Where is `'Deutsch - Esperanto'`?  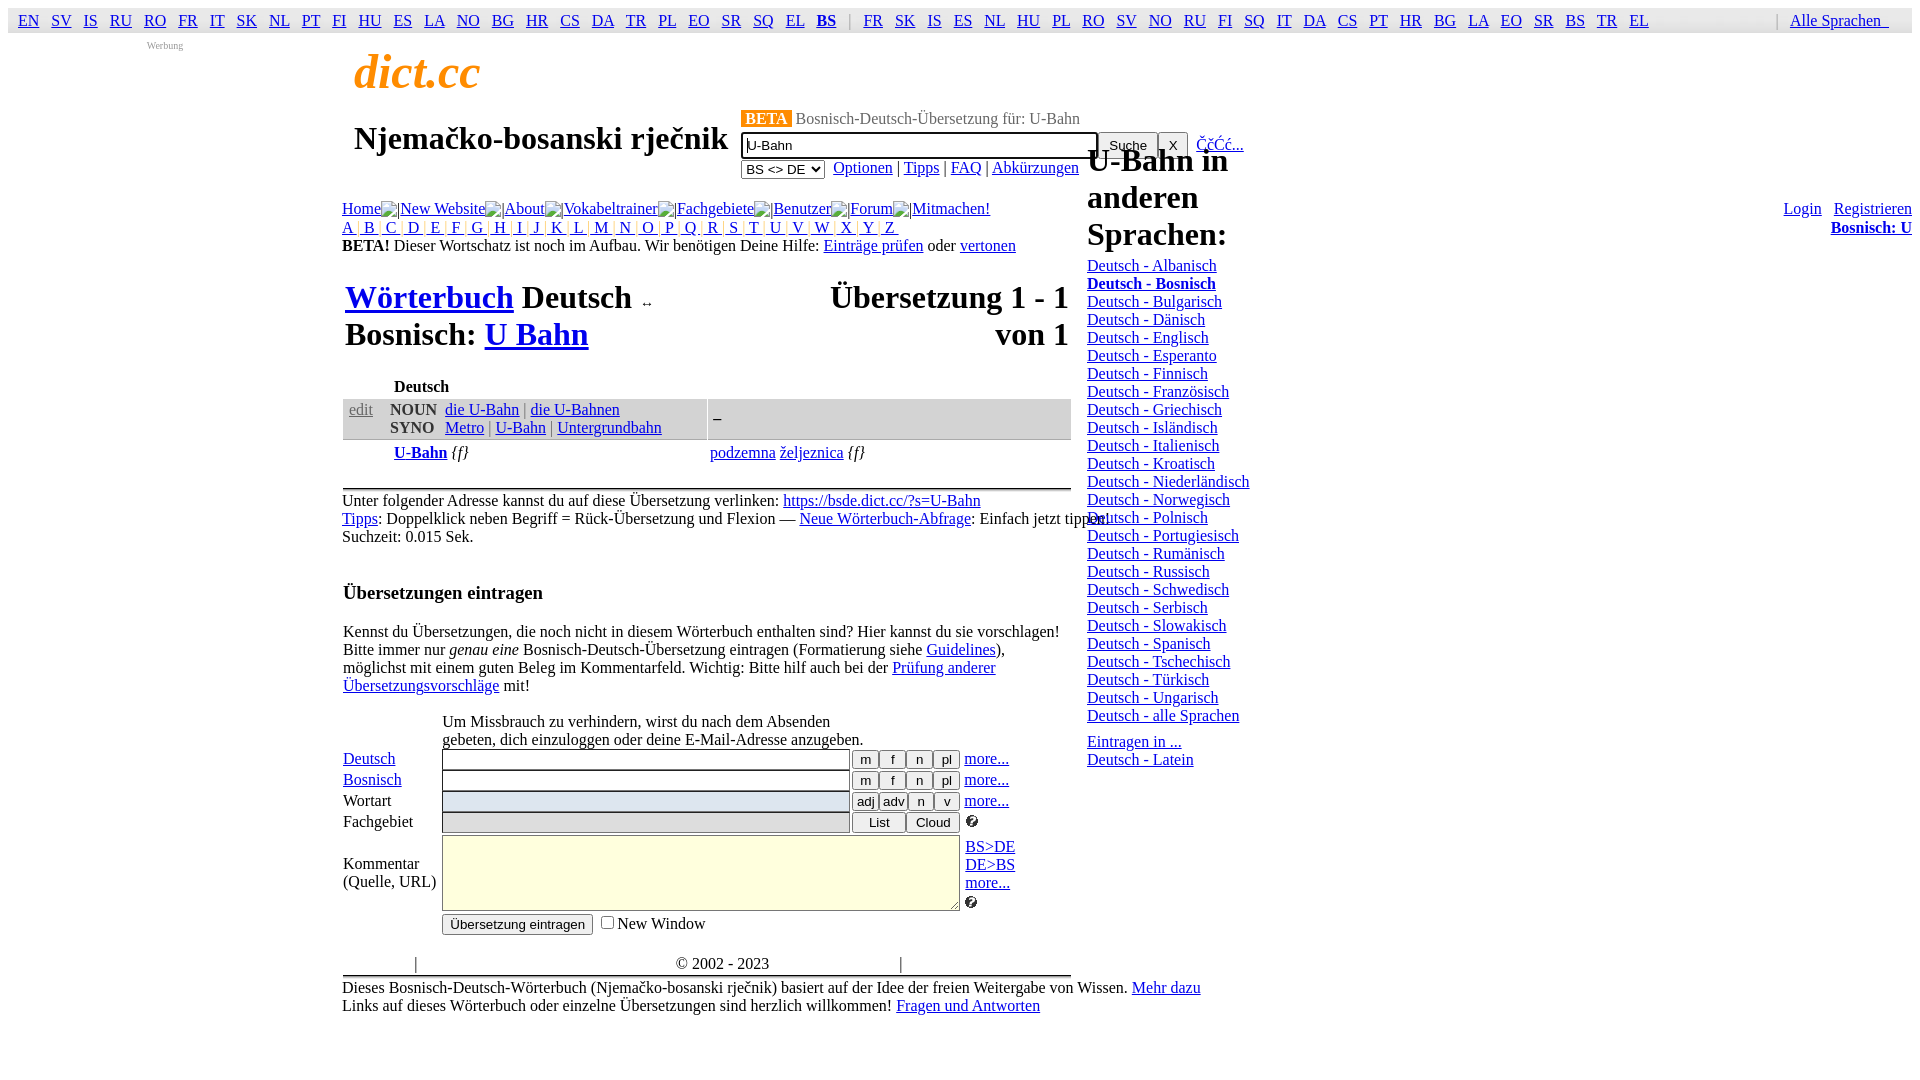
'Deutsch - Esperanto' is located at coordinates (1152, 354).